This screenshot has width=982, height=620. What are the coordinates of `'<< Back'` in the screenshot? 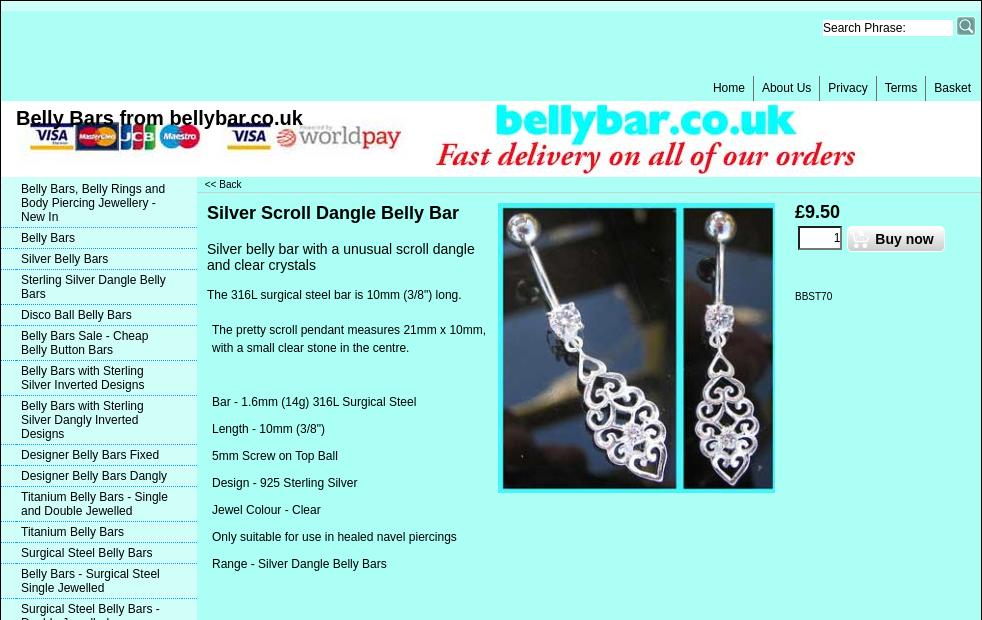 It's located at (223, 183).